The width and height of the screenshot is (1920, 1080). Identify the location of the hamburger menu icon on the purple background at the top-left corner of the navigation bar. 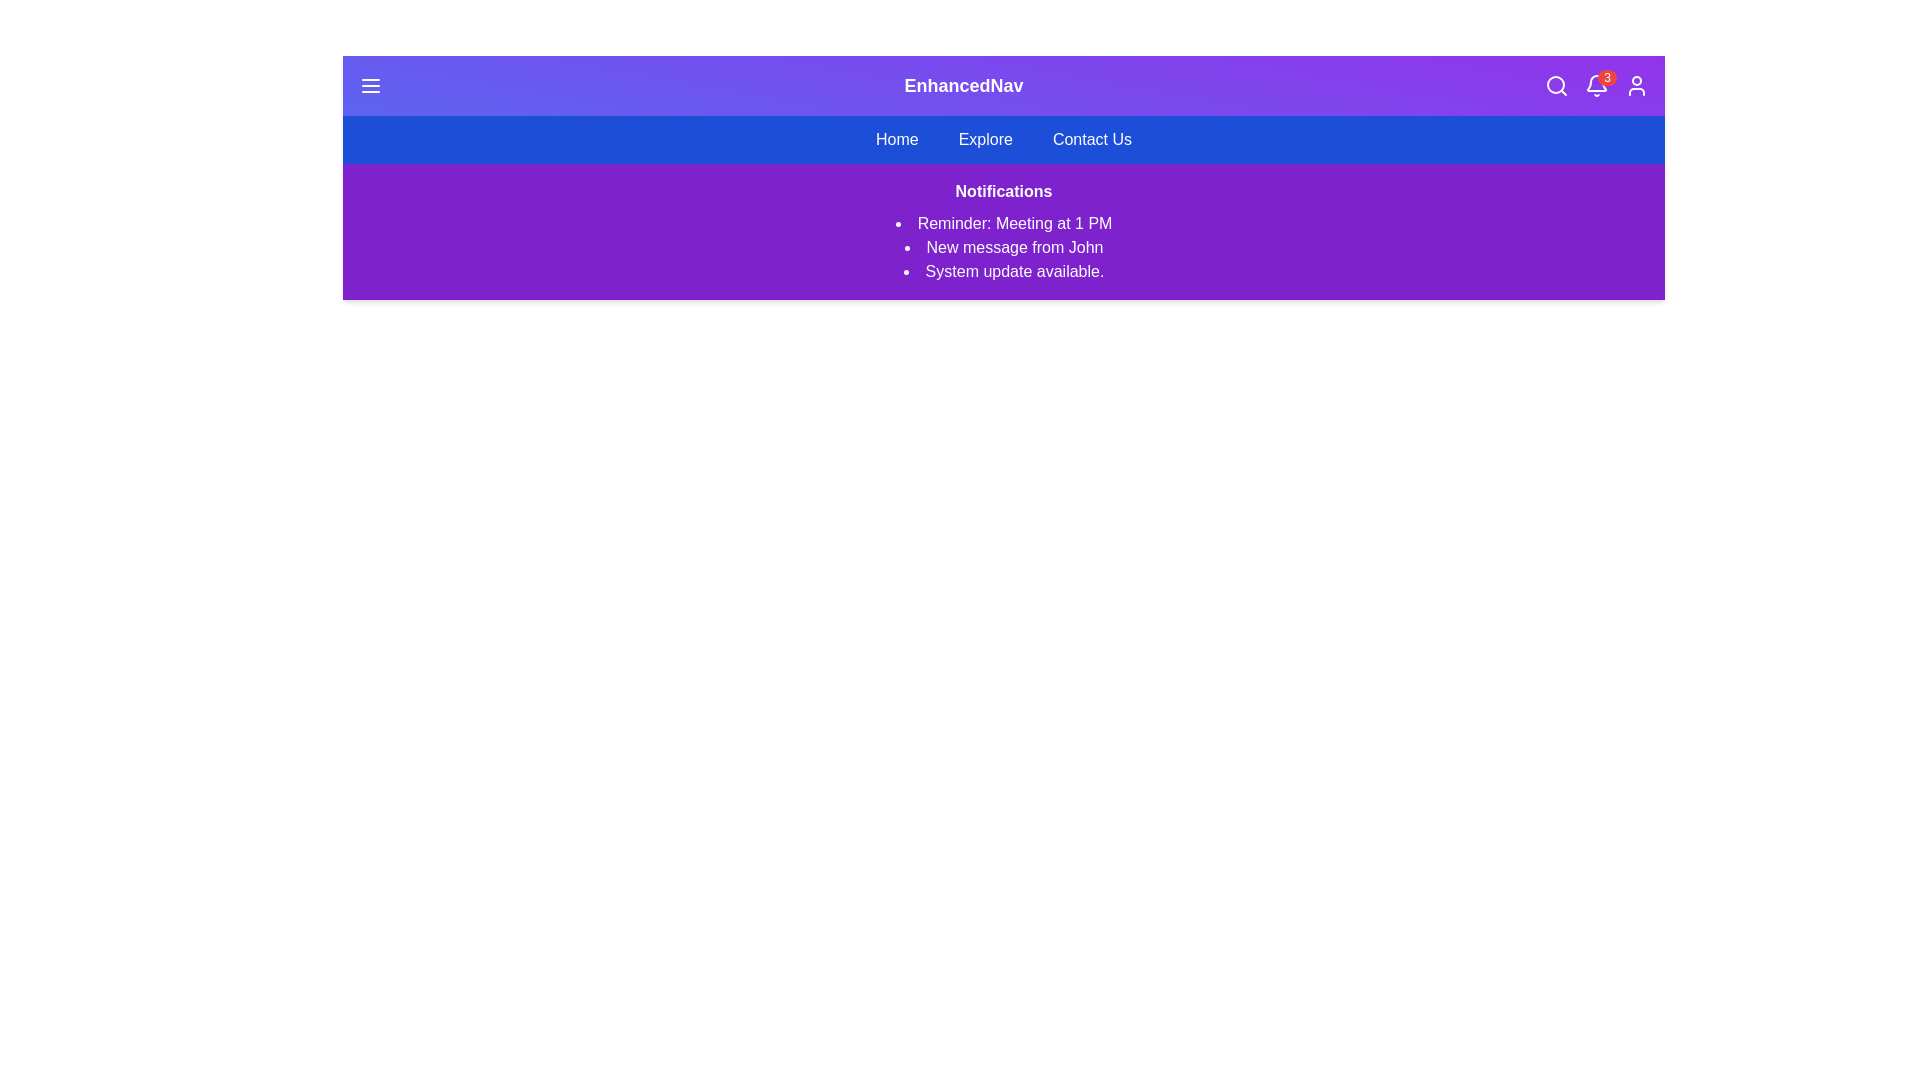
(370, 84).